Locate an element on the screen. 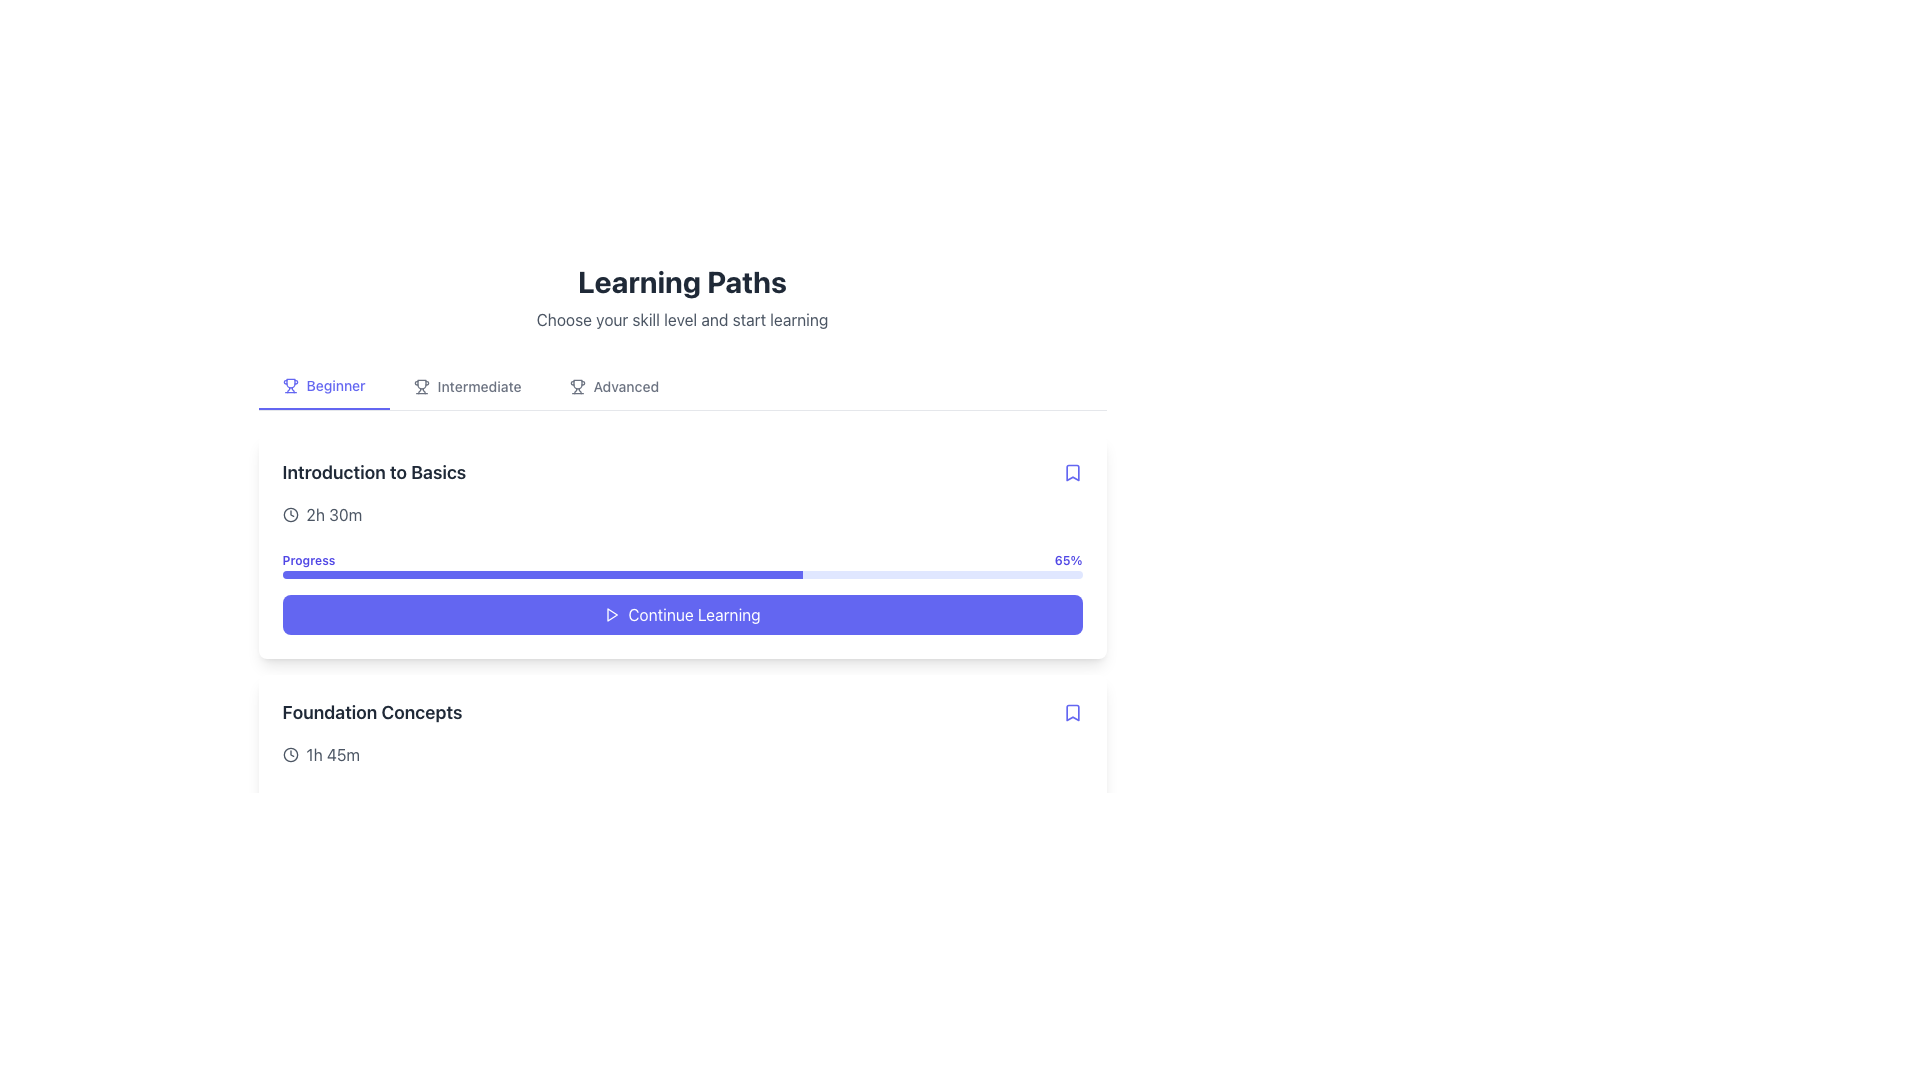 The image size is (1920, 1080). the progress bar indicating '65%' completion, which is located below the 'Progress' text and to the left of the 'Continue Learning' button is located at coordinates (682, 574).